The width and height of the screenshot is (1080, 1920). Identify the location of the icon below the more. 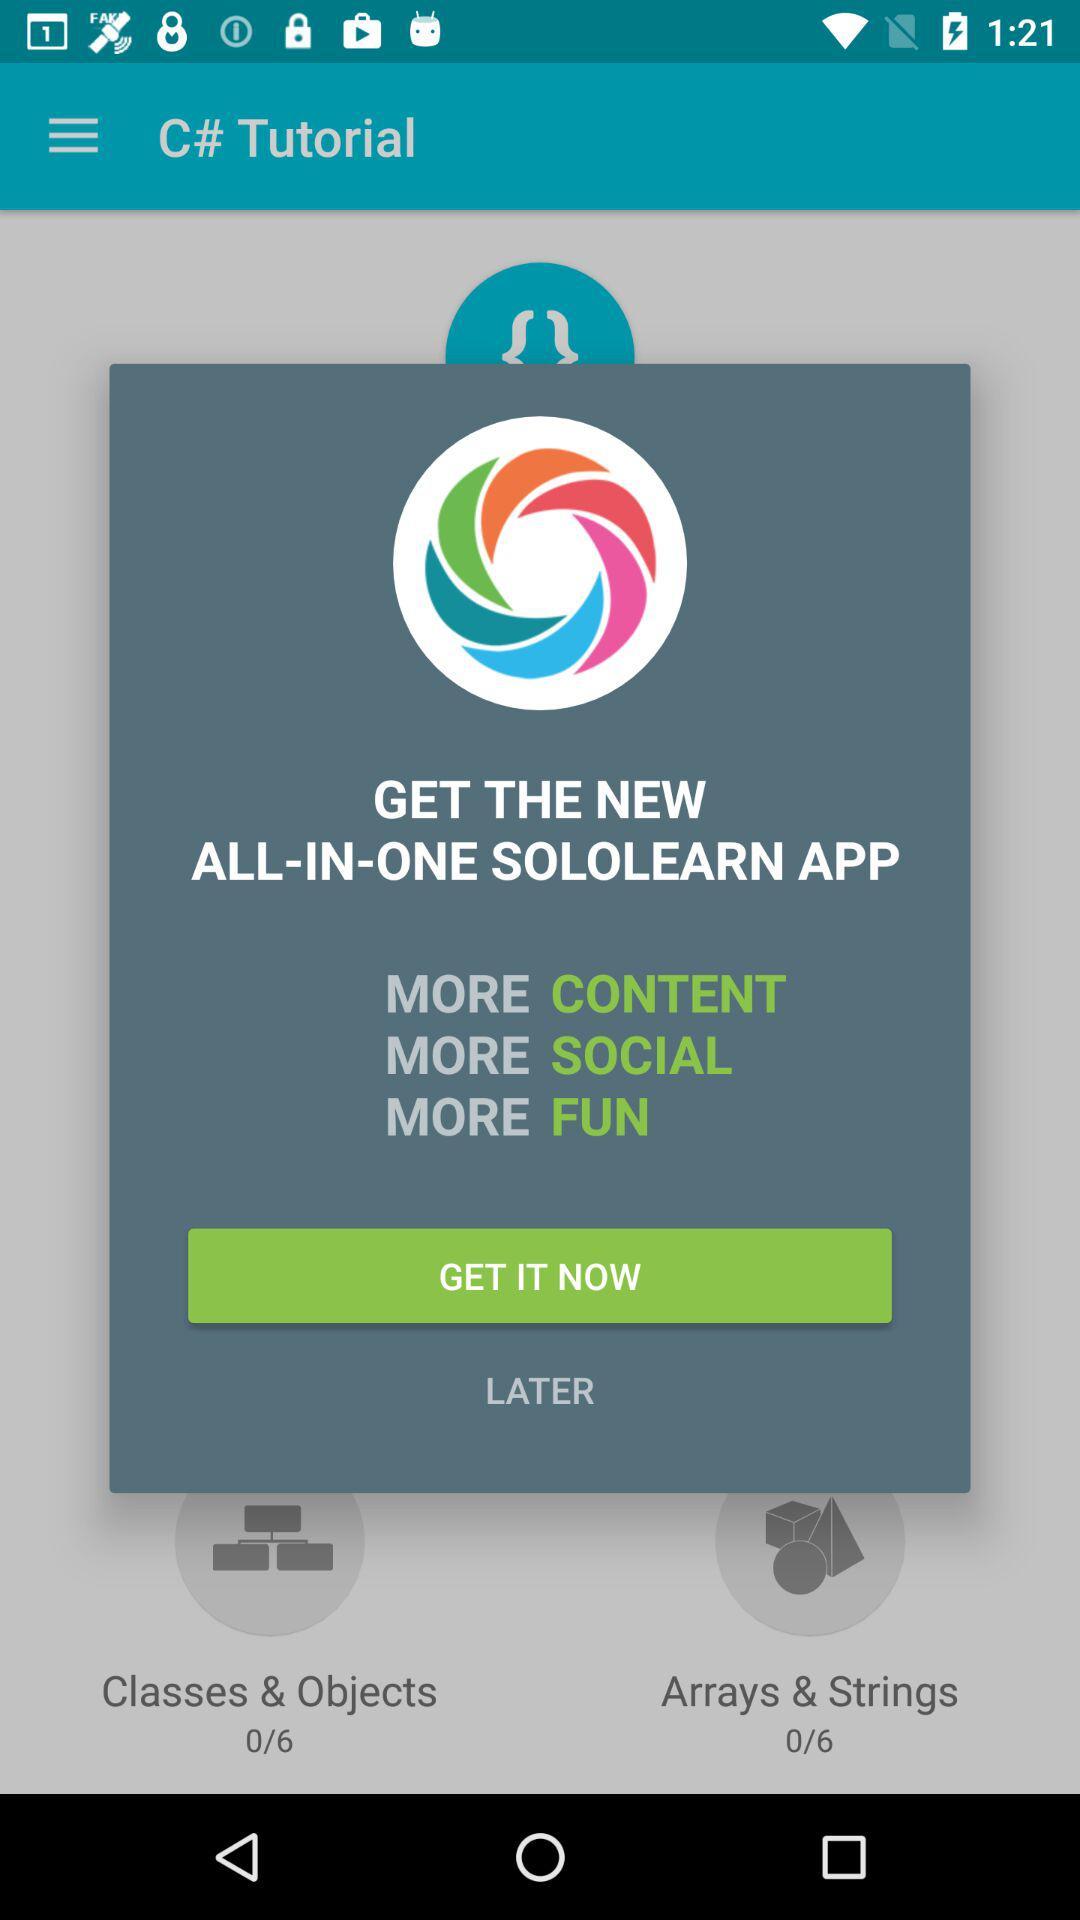
(540, 1274).